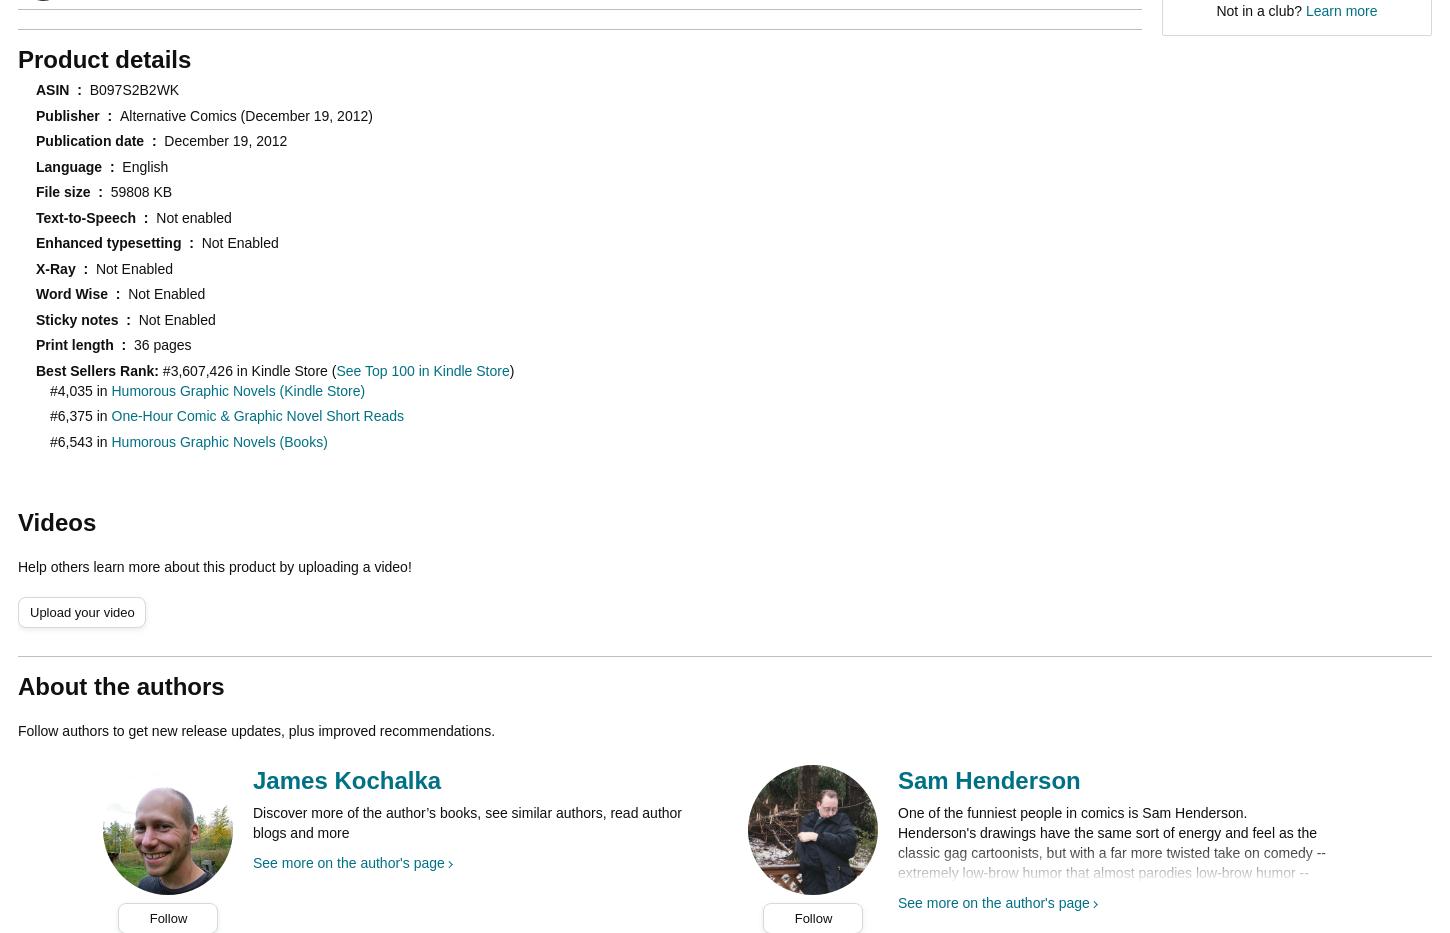  Describe the element at coordinates (79, 165) in the screenshot. I see `'Language
                                    ‏
                                        :
                                    ‎'` at that location.